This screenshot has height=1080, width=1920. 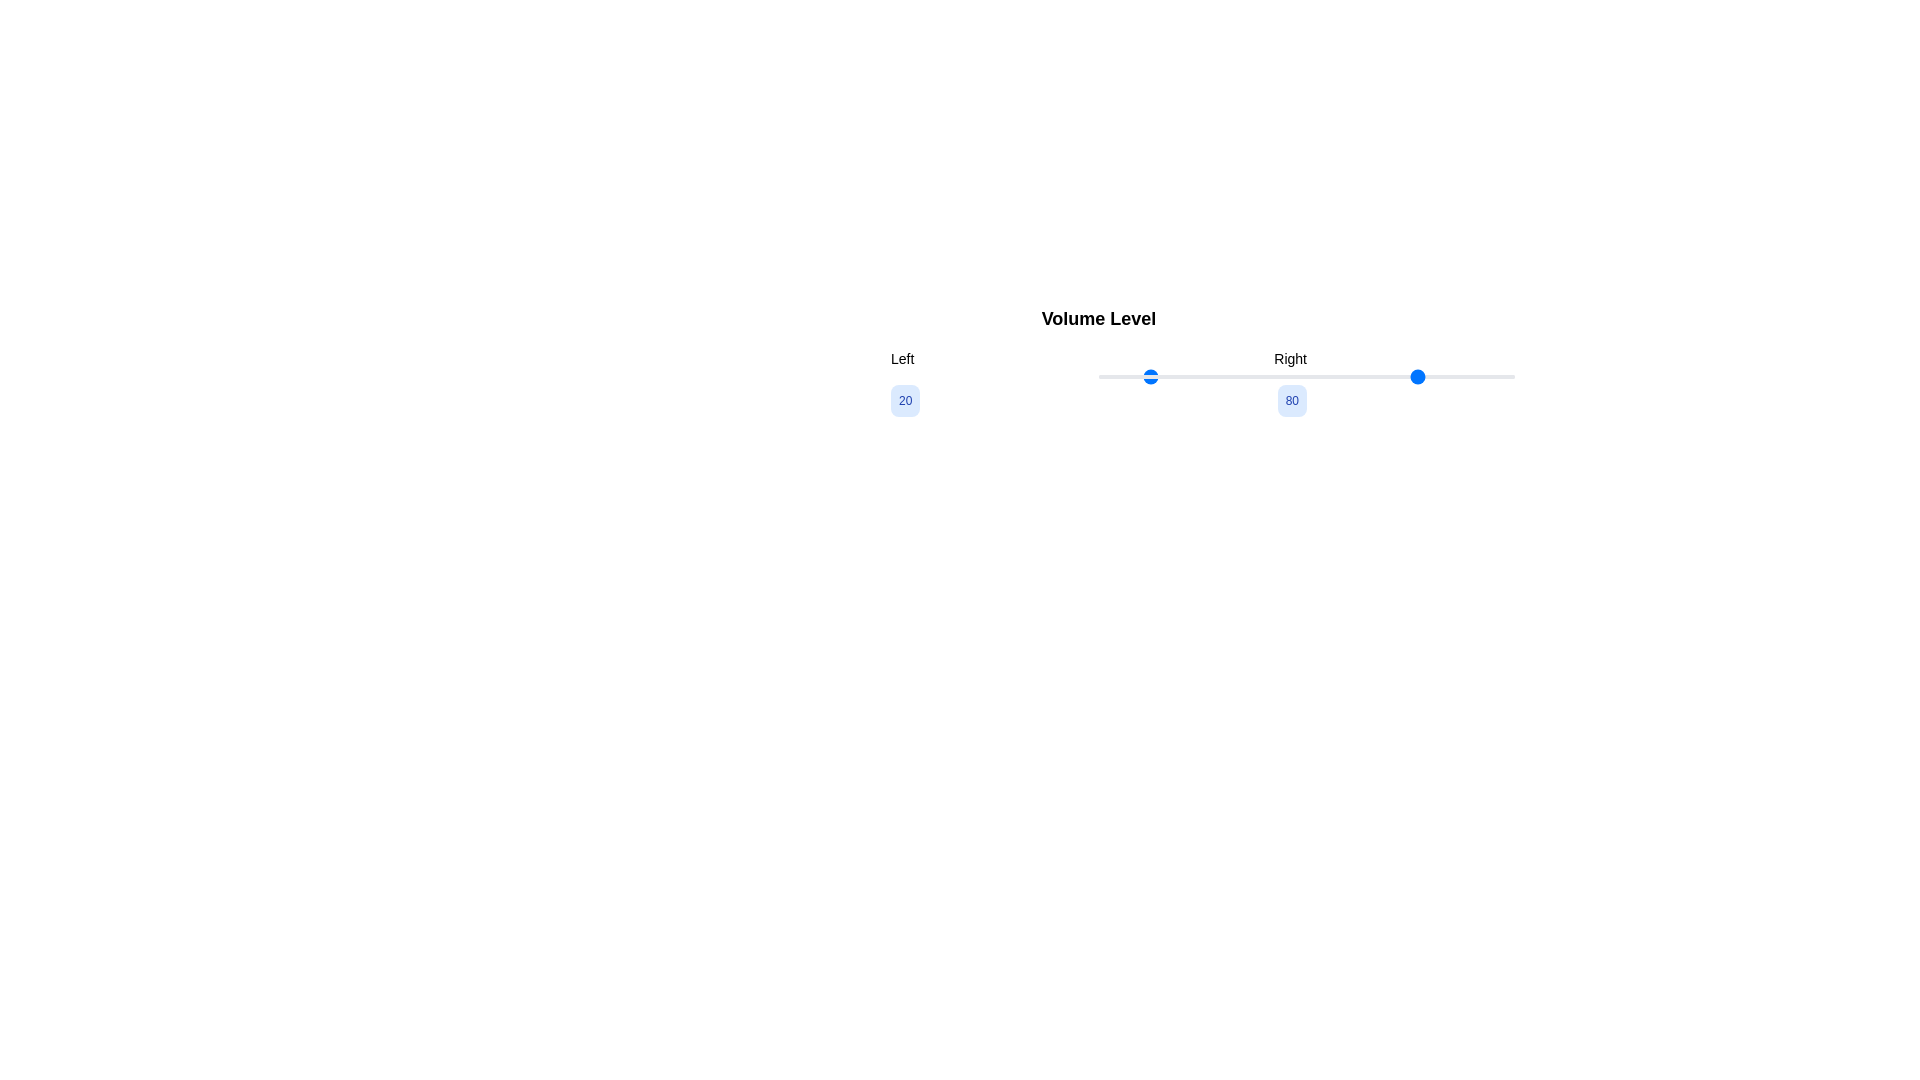 What do you see at coordinates (1288, 377) in the screenshot?
I see `the slider value` at bounding box center [1288, 377].